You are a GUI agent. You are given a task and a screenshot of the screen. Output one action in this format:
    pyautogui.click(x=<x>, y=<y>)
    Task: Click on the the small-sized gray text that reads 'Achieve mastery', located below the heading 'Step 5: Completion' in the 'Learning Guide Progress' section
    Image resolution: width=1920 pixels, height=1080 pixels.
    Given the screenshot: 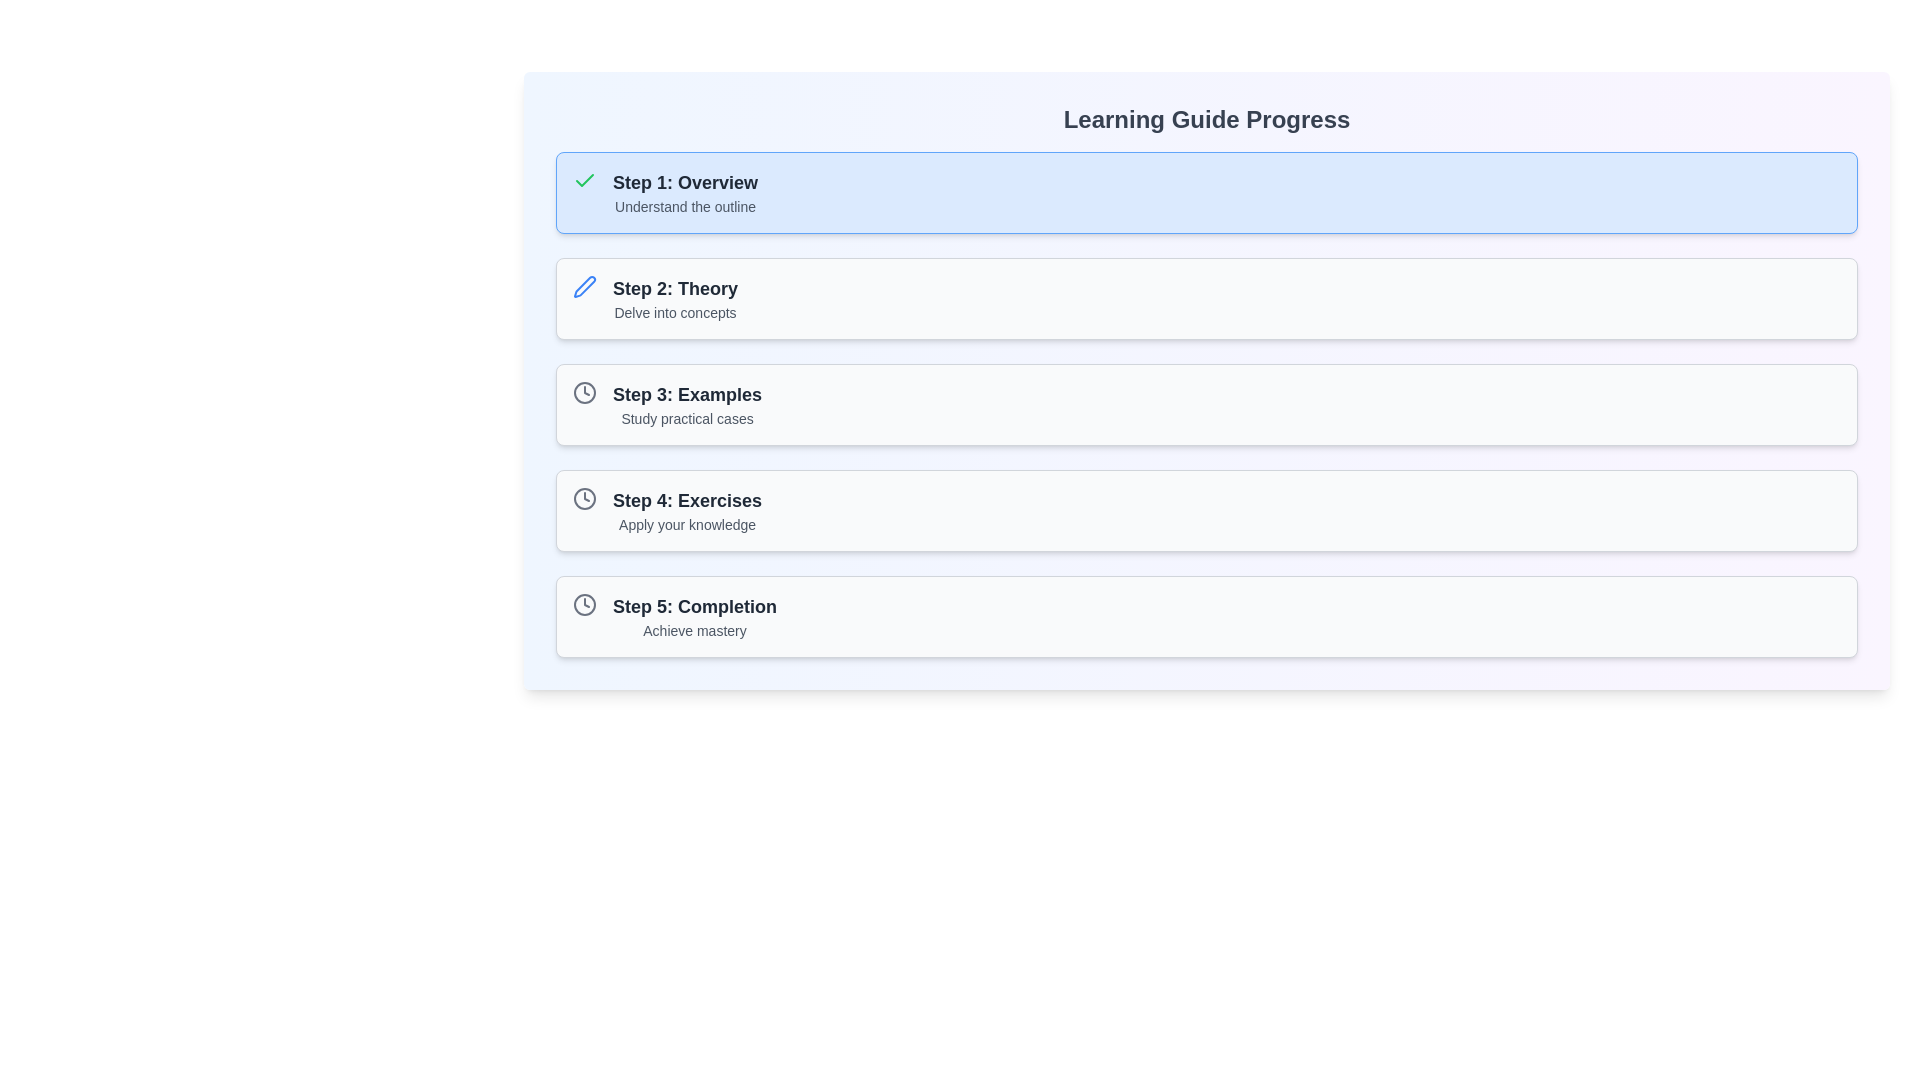 What is the action you would take?
    pyautogui.click(x=695, y=631)
    